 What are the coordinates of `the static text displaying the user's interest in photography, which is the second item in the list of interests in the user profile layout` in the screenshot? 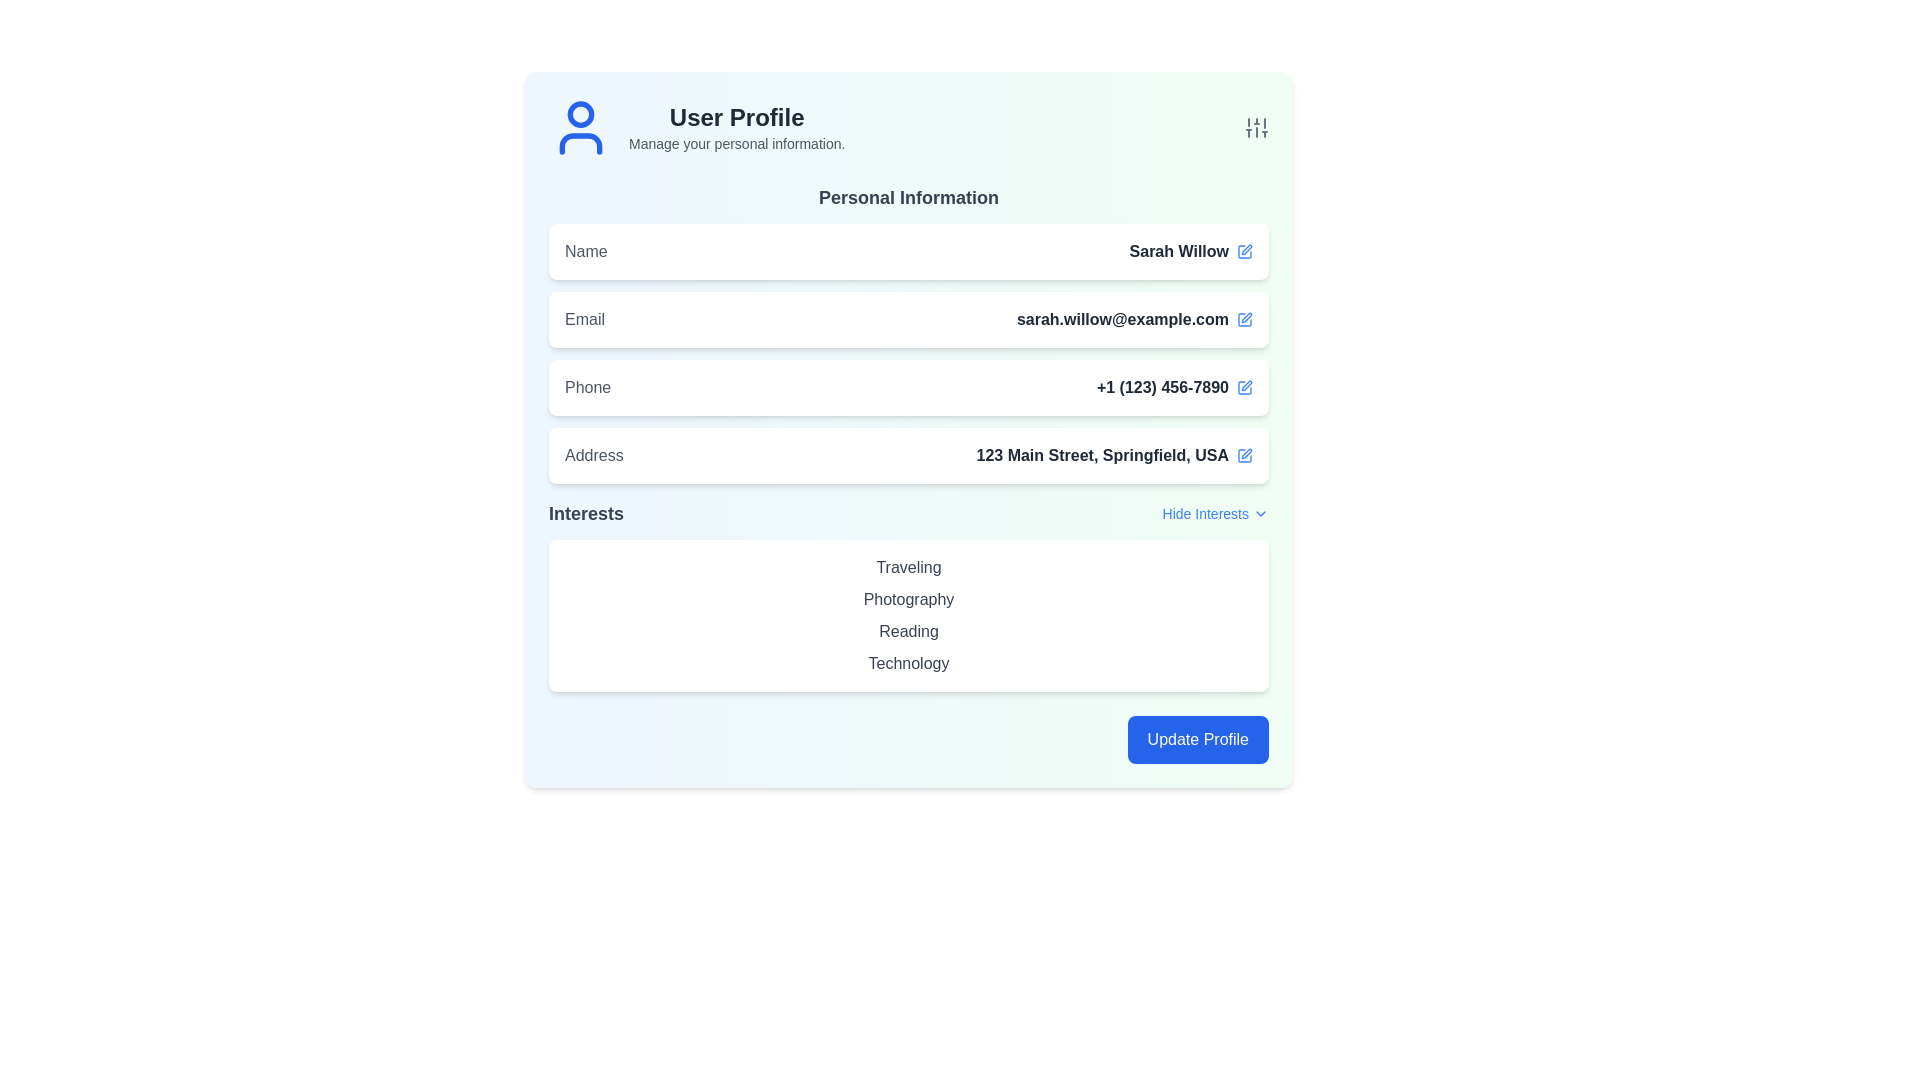 It's located at (907, 595).